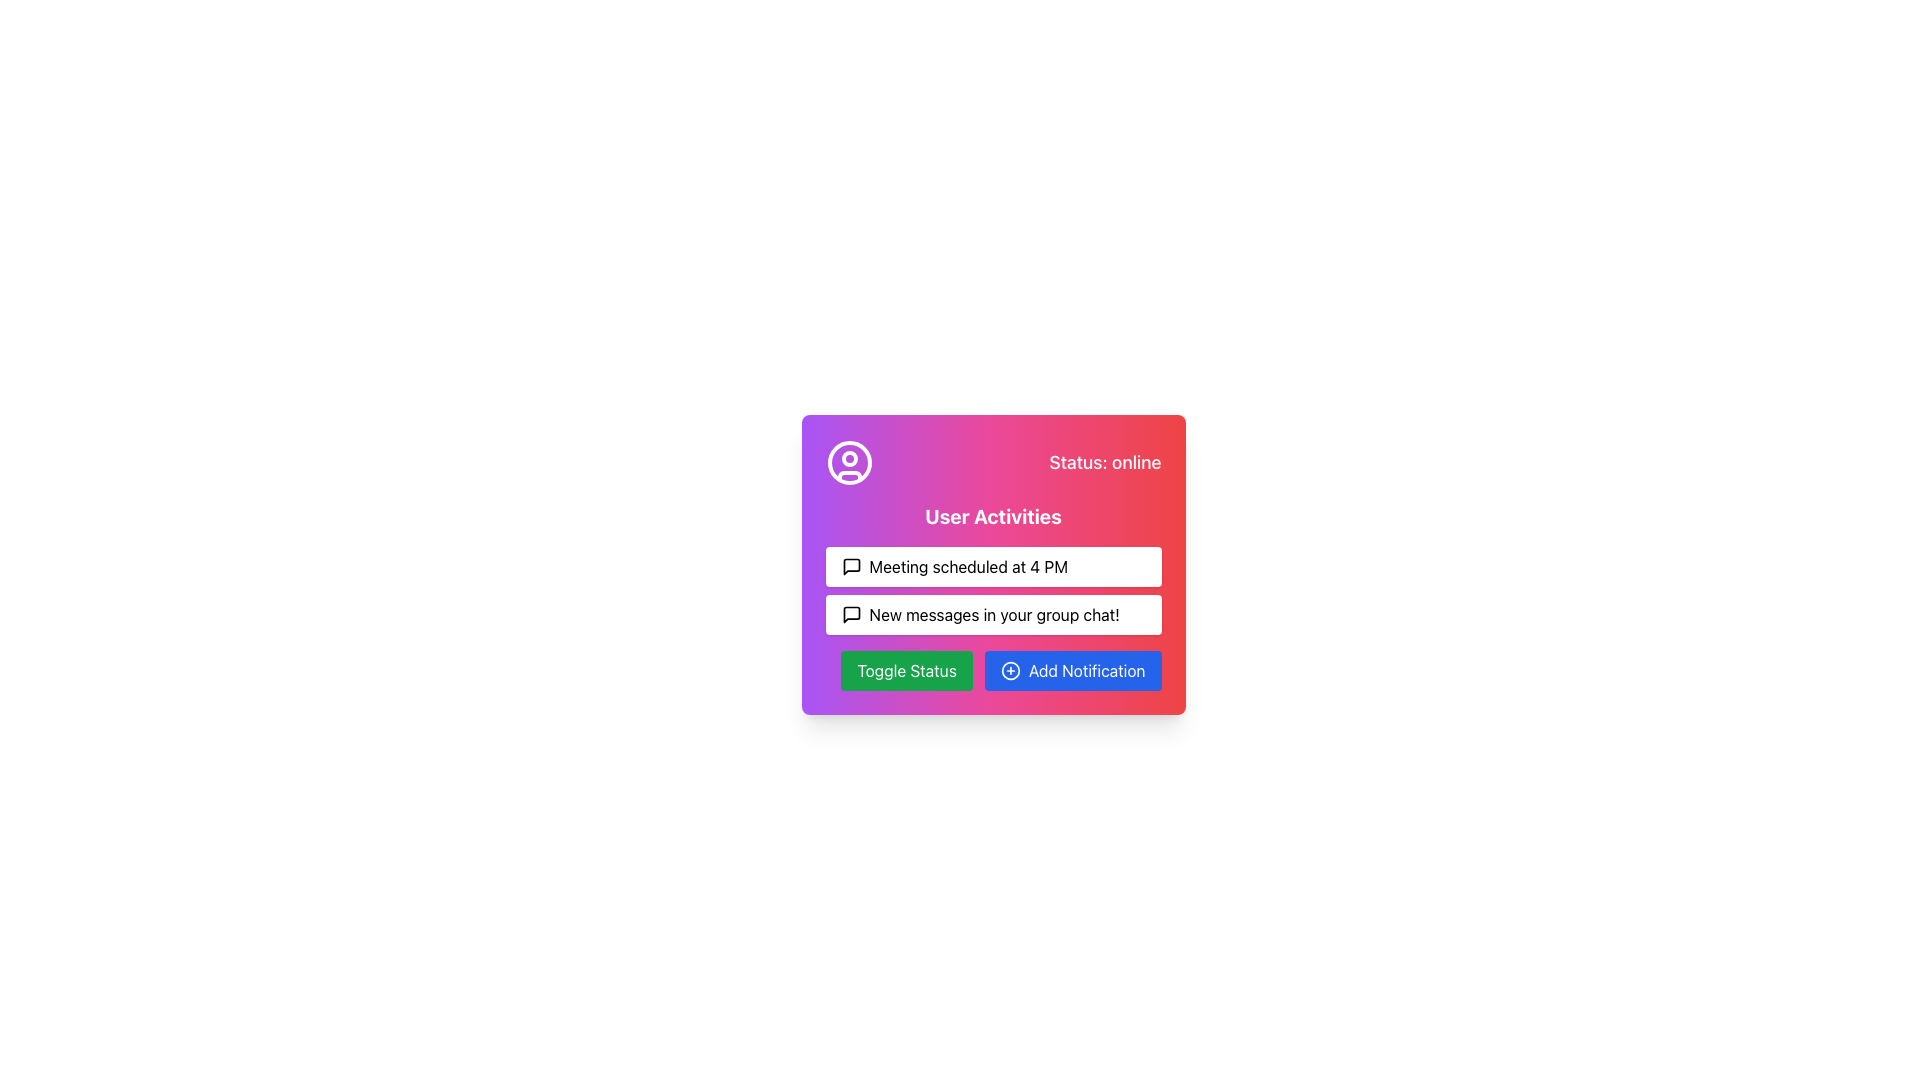 This screenshot has width=1920, height=1080. Describe the element at coordinates (1104, 462) in the screenshot. I see `the text label displaying 'Status: online', which is styled with a medium-sized font and located at the top-right corner of the card, adjacent to a user icon` at that location.